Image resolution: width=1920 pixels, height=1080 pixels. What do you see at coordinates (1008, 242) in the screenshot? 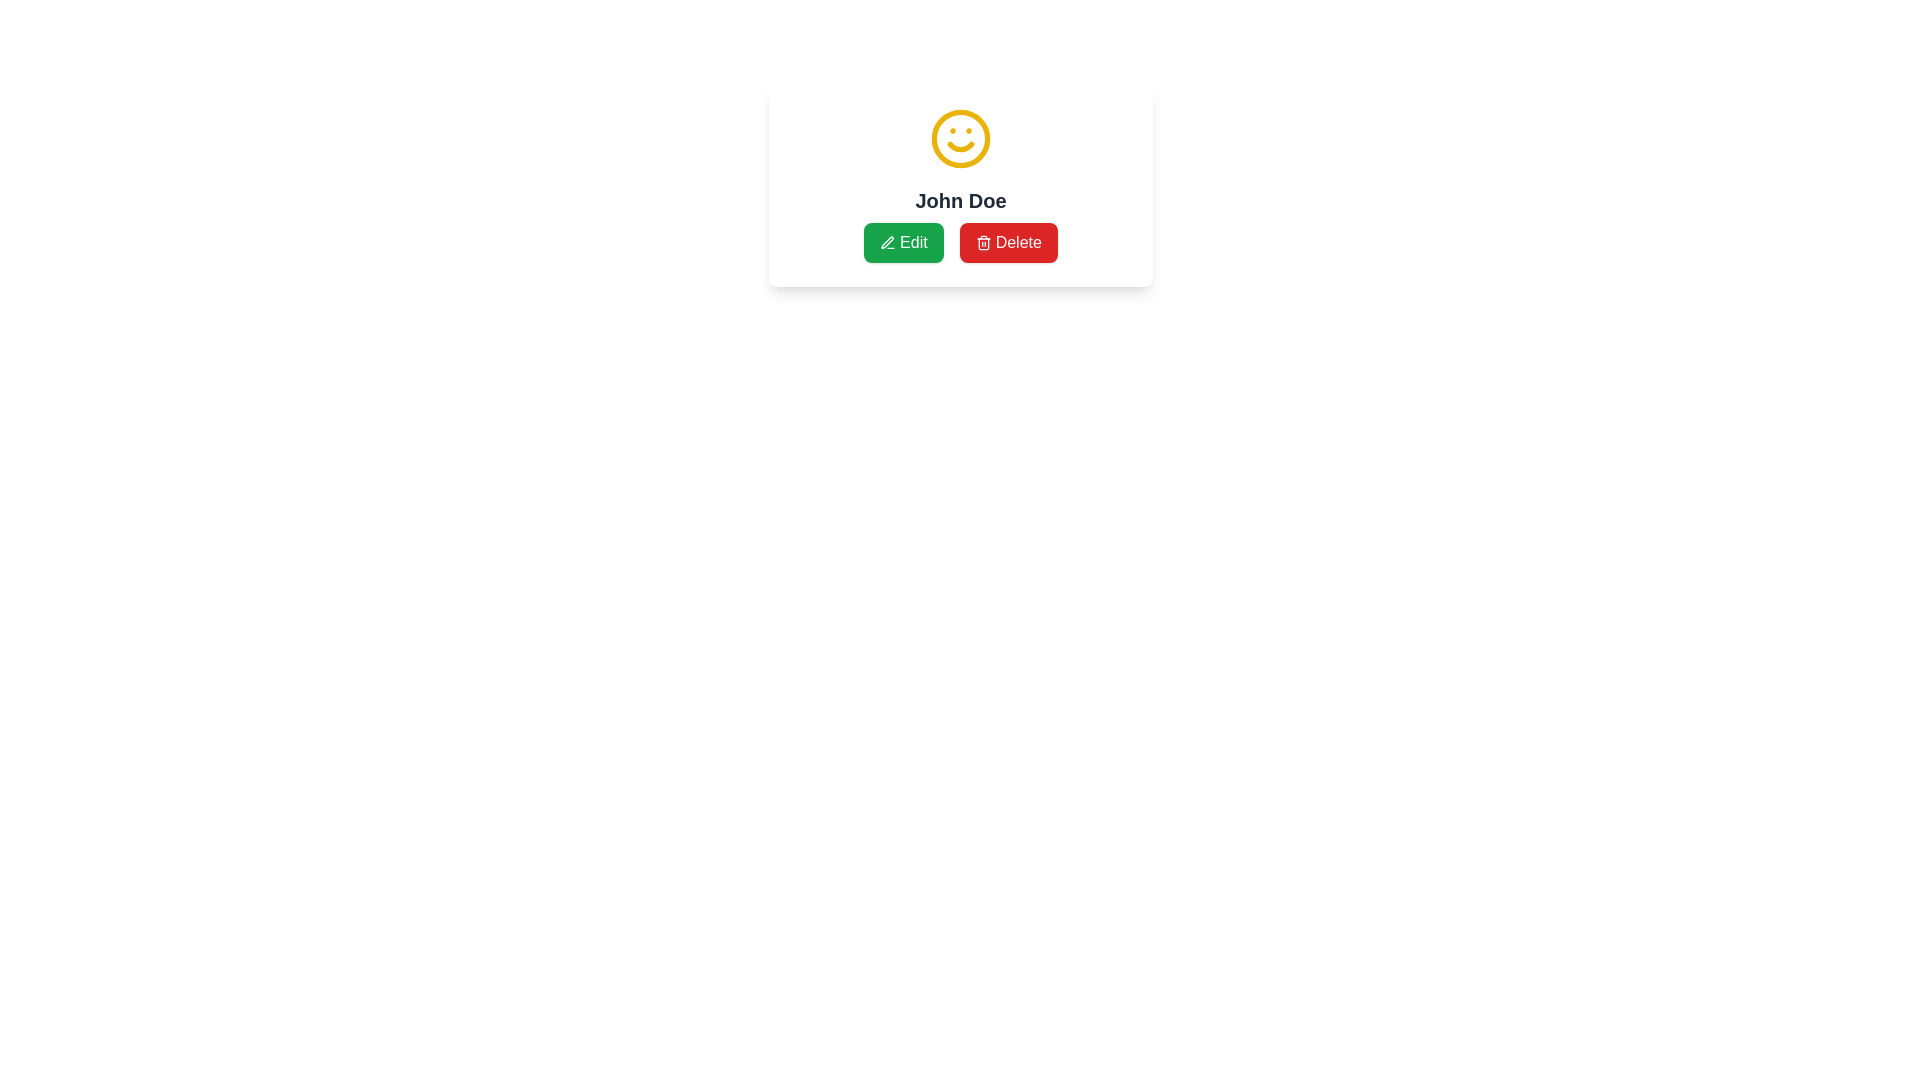
I see `the red 'Delete' button with white text and a trashcan icon` at bounding box center [1008, 242].